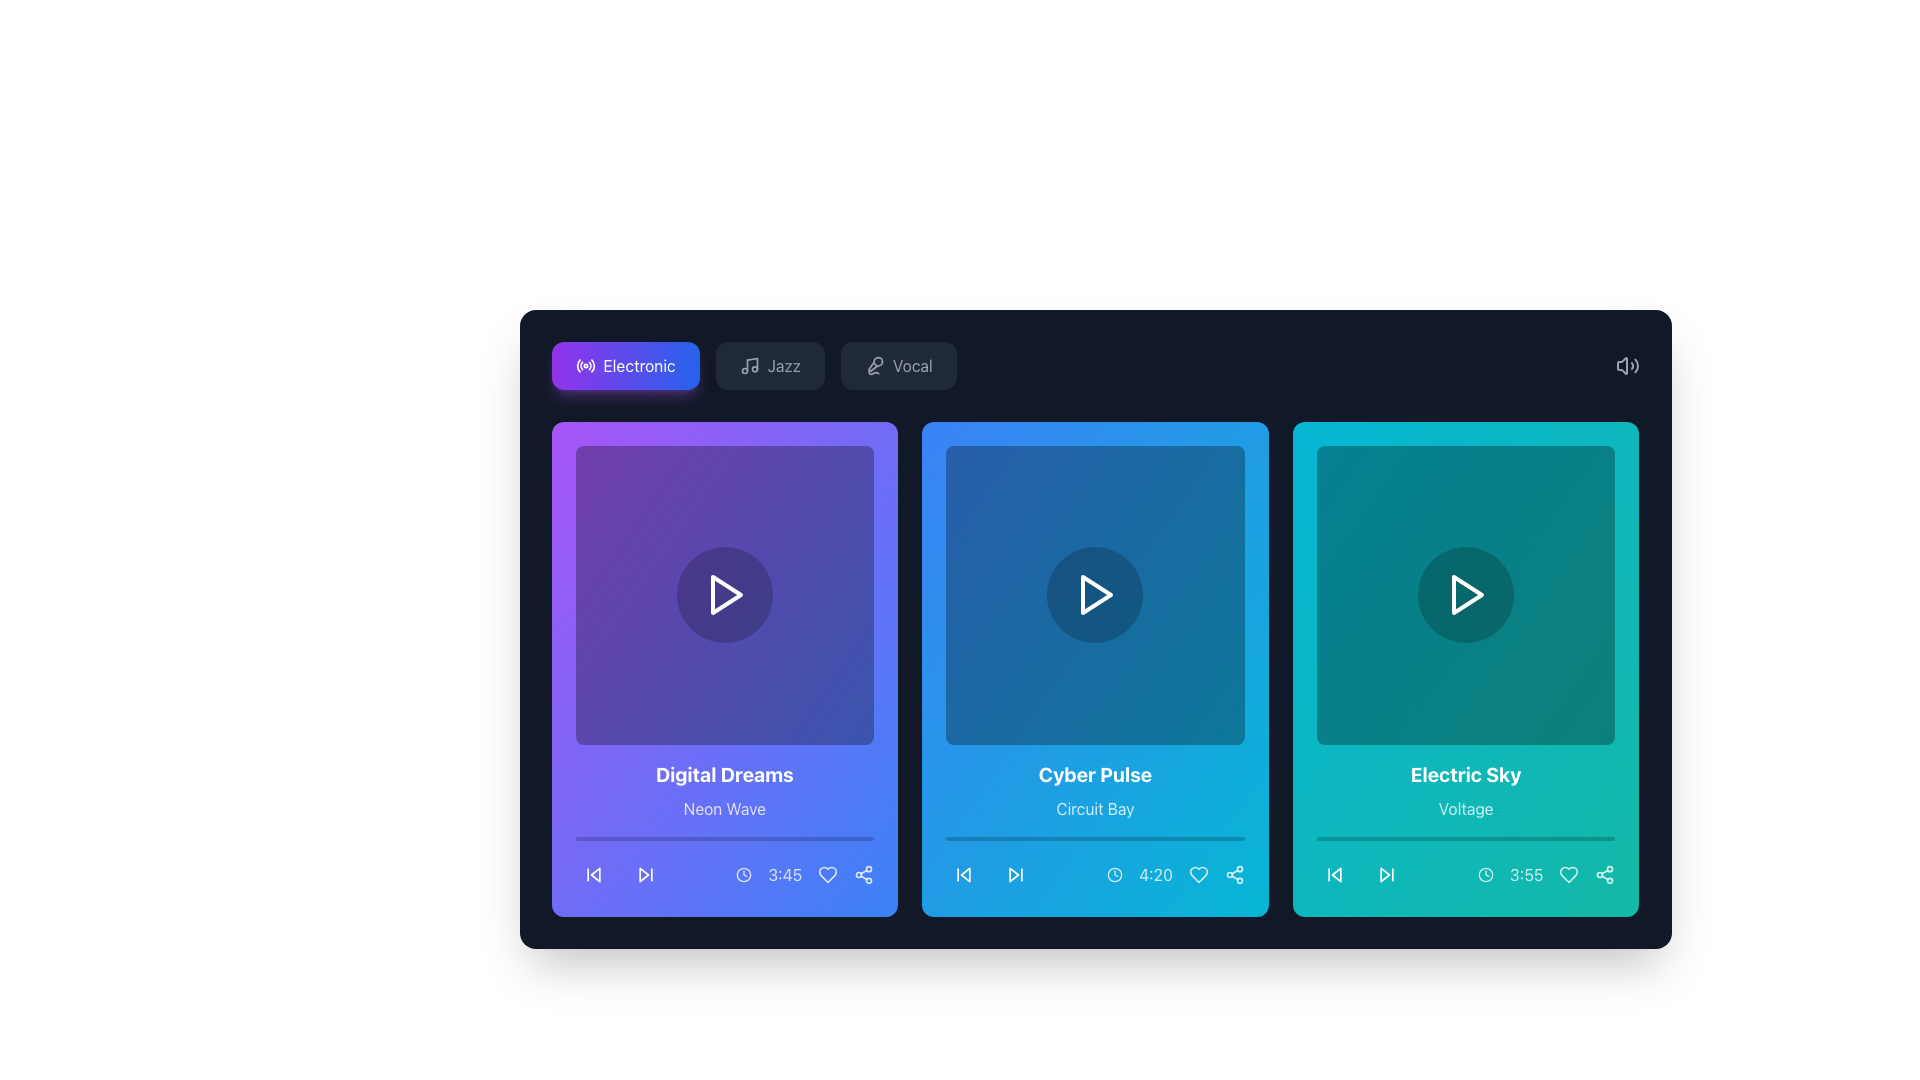 The width and height of the screenshot is (1920, 1080). I want to click on the play button located at the center of the 'Electric Sky' card, so click(1468, 594).